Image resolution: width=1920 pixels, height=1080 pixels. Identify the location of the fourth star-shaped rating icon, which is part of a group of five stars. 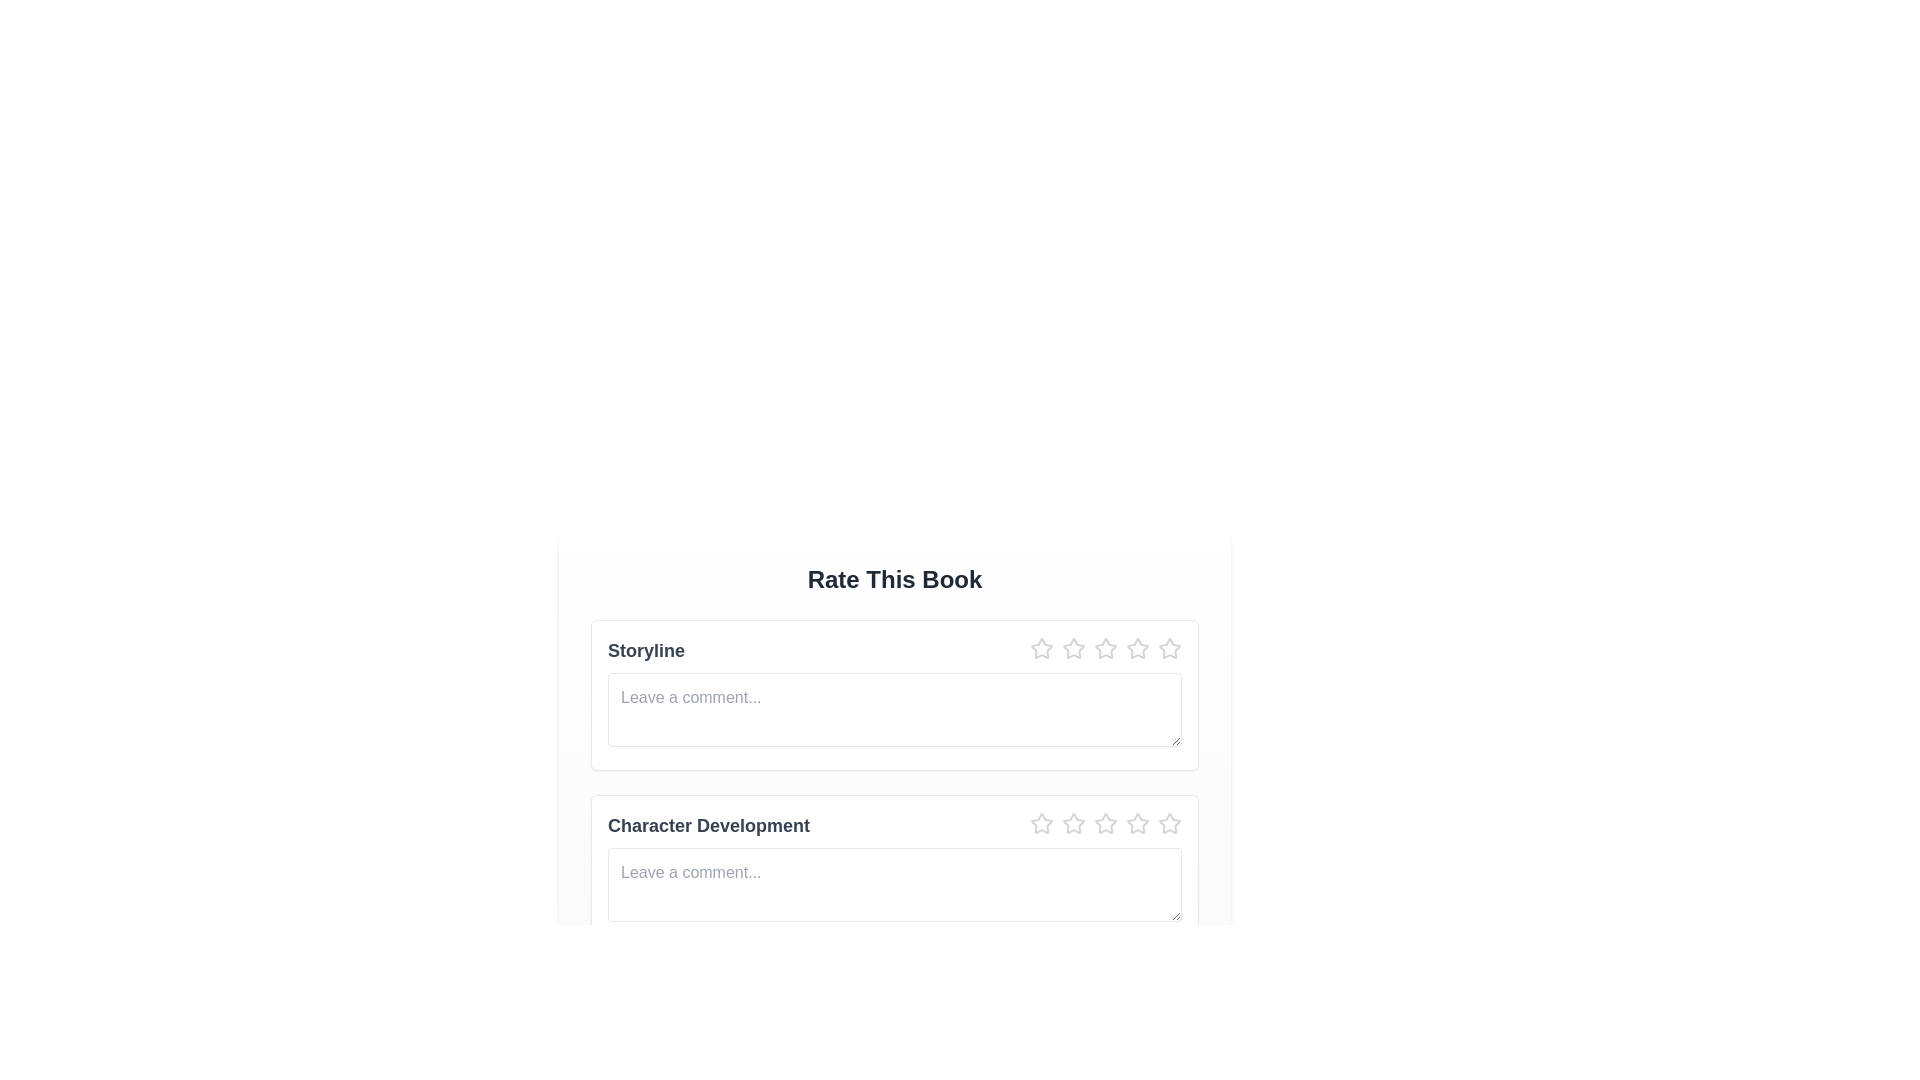
(1104, 648).